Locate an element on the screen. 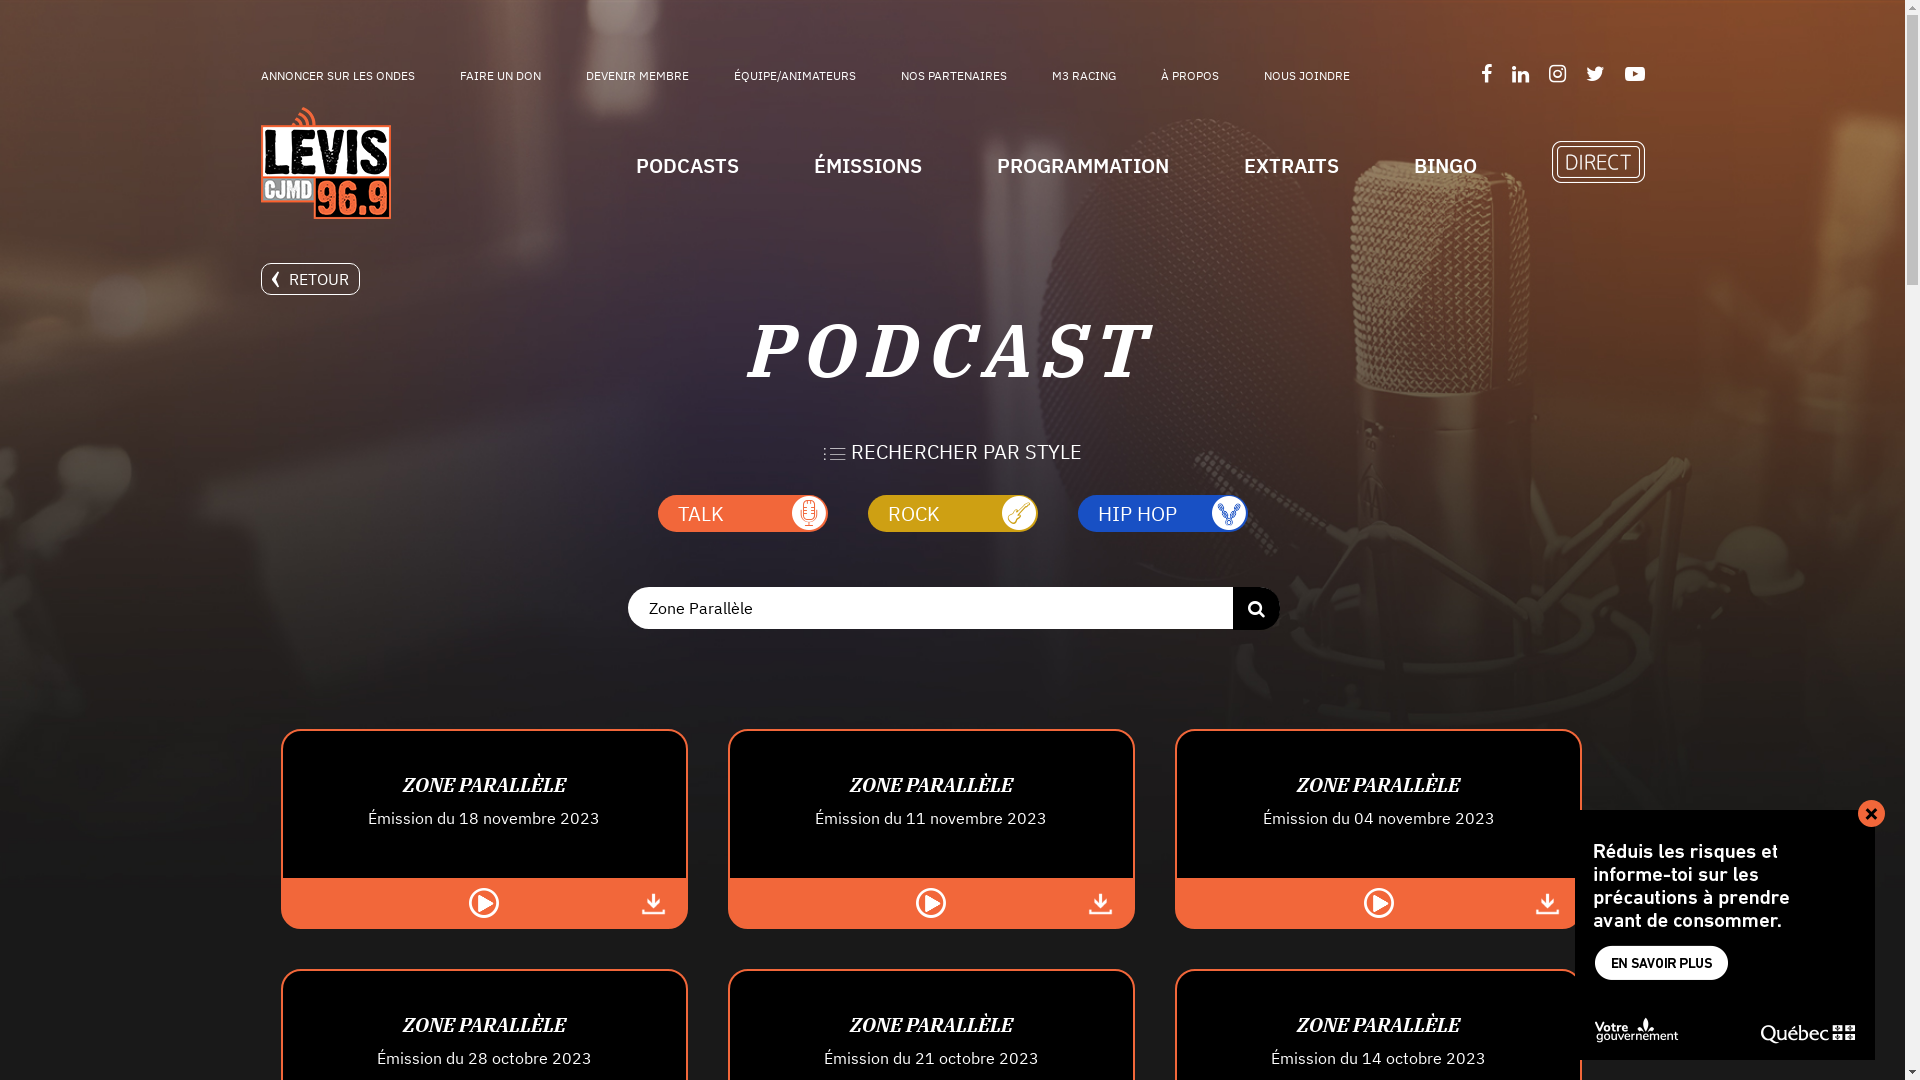 Image resolution: width=1920 pixels, height=1080 pixels. 'PODCASTS' is located at coordinates (687, 164).